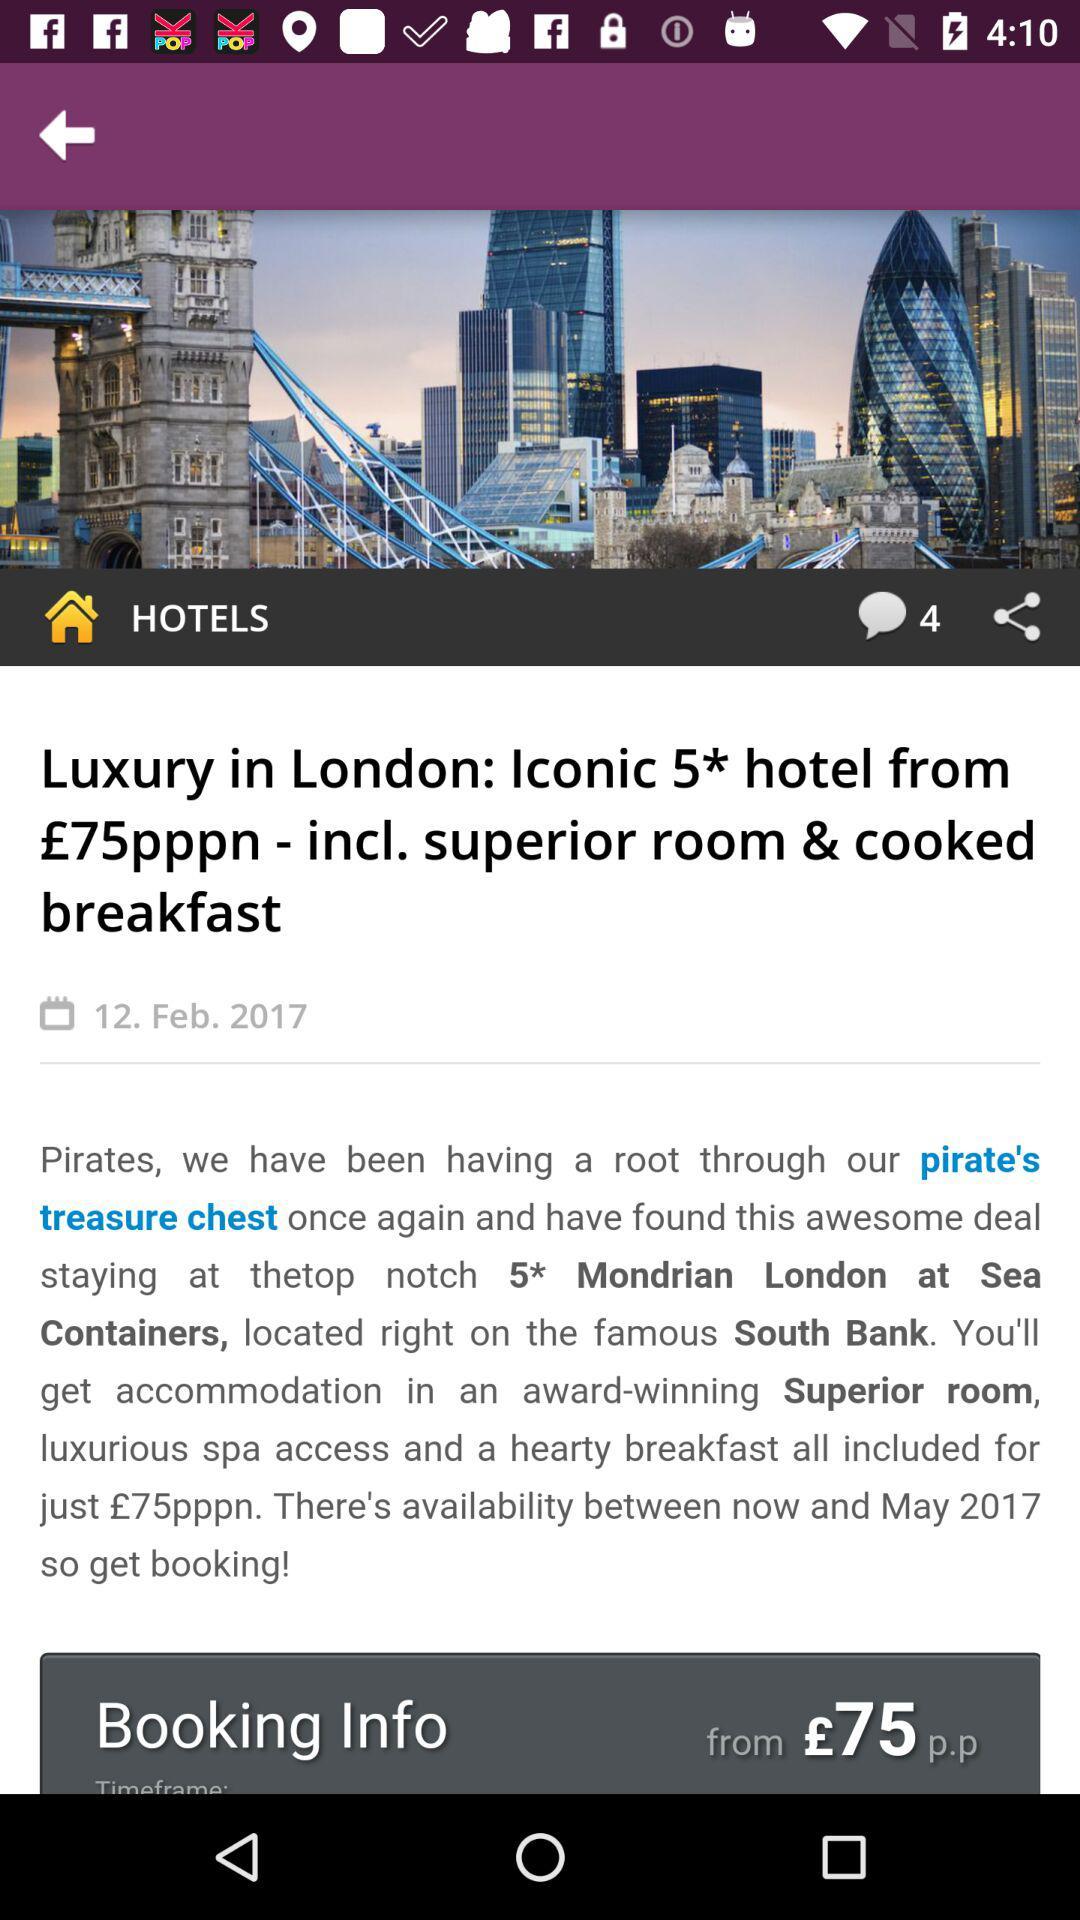 The width and height of the screenshot is (1080, 1920). I want to click on share this listing, so click(1016, 616).